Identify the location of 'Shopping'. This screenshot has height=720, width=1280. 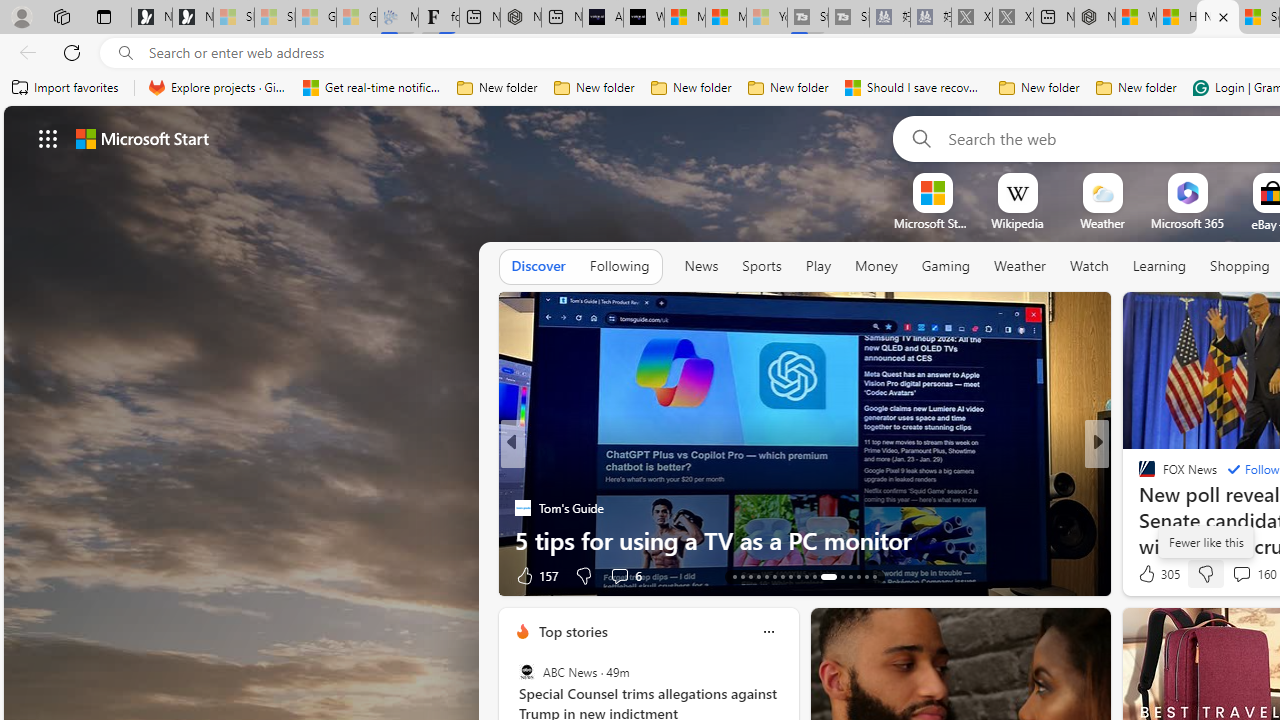
(1239, 265).